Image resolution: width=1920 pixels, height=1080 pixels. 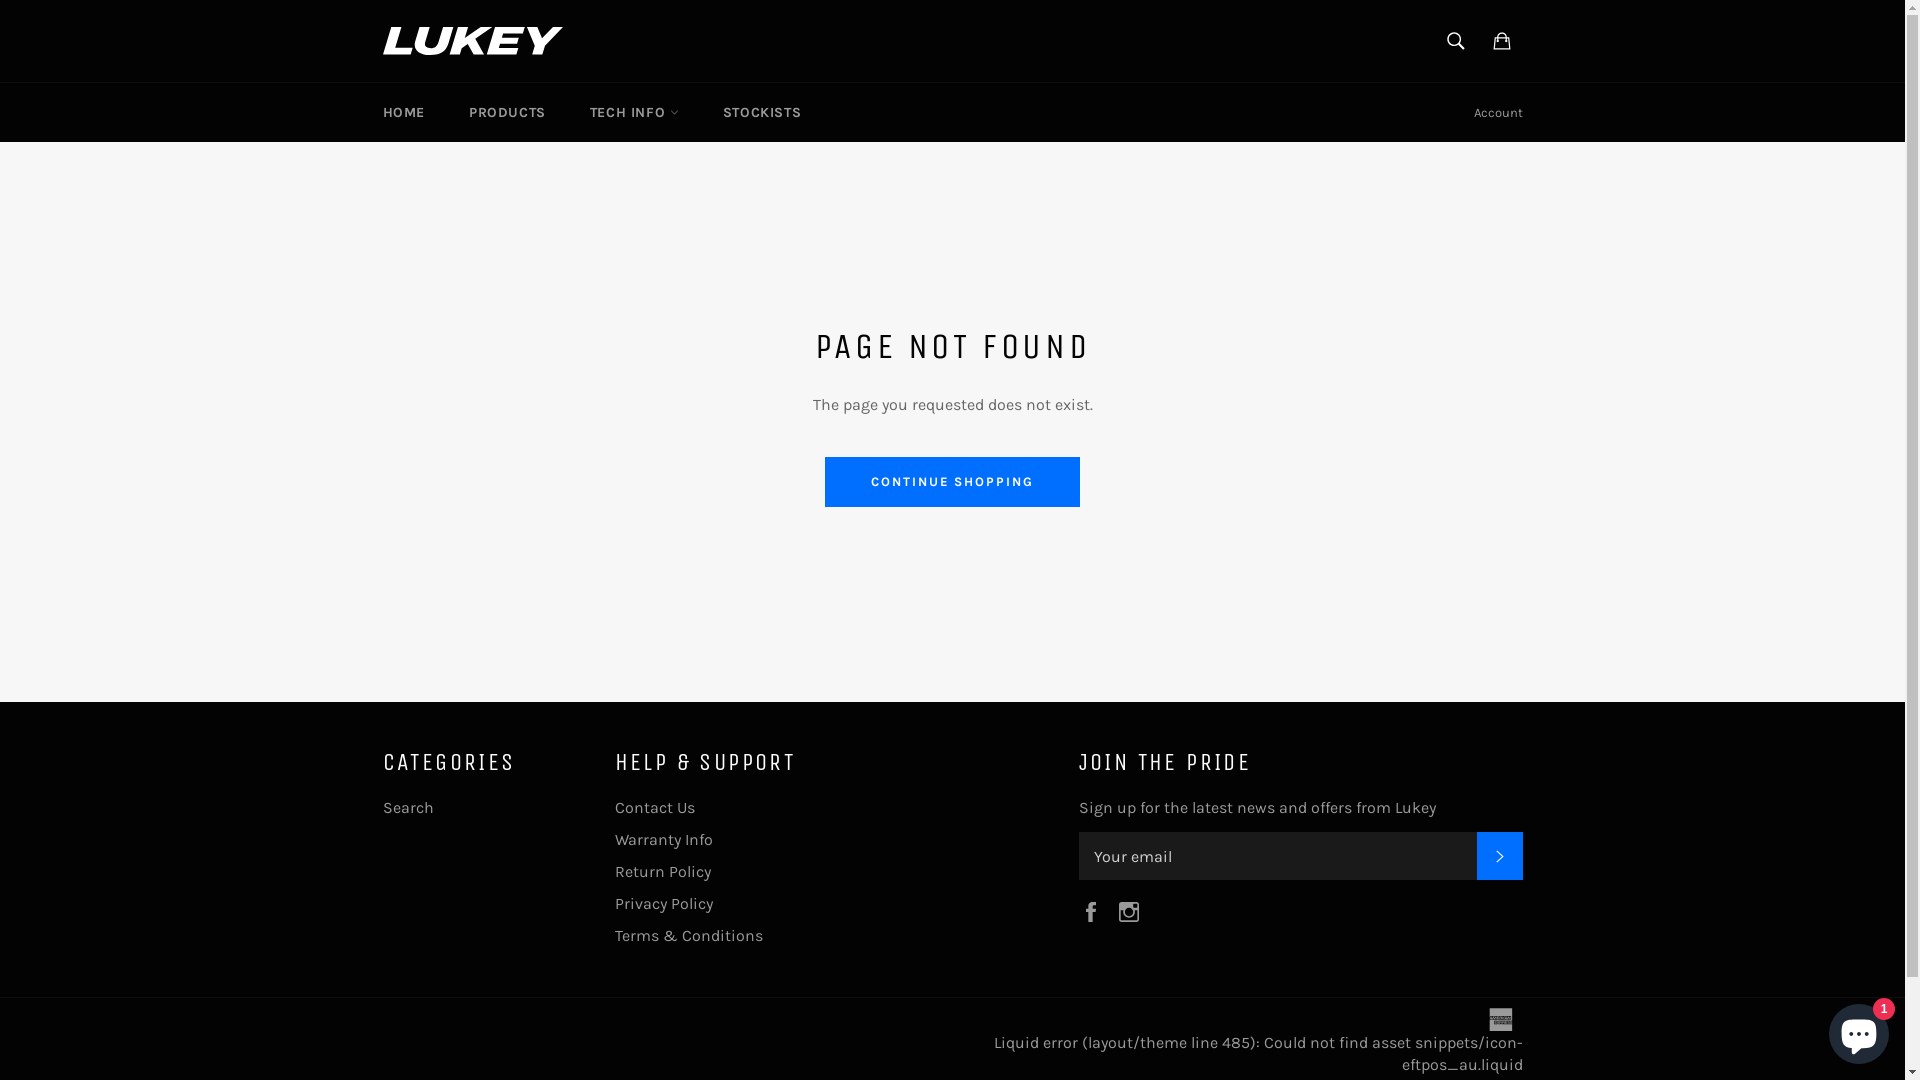 What do you see at coordinates (613, 839) in the screenshot?
I see `'Warranty Info'` at bounding box center [613, 839].